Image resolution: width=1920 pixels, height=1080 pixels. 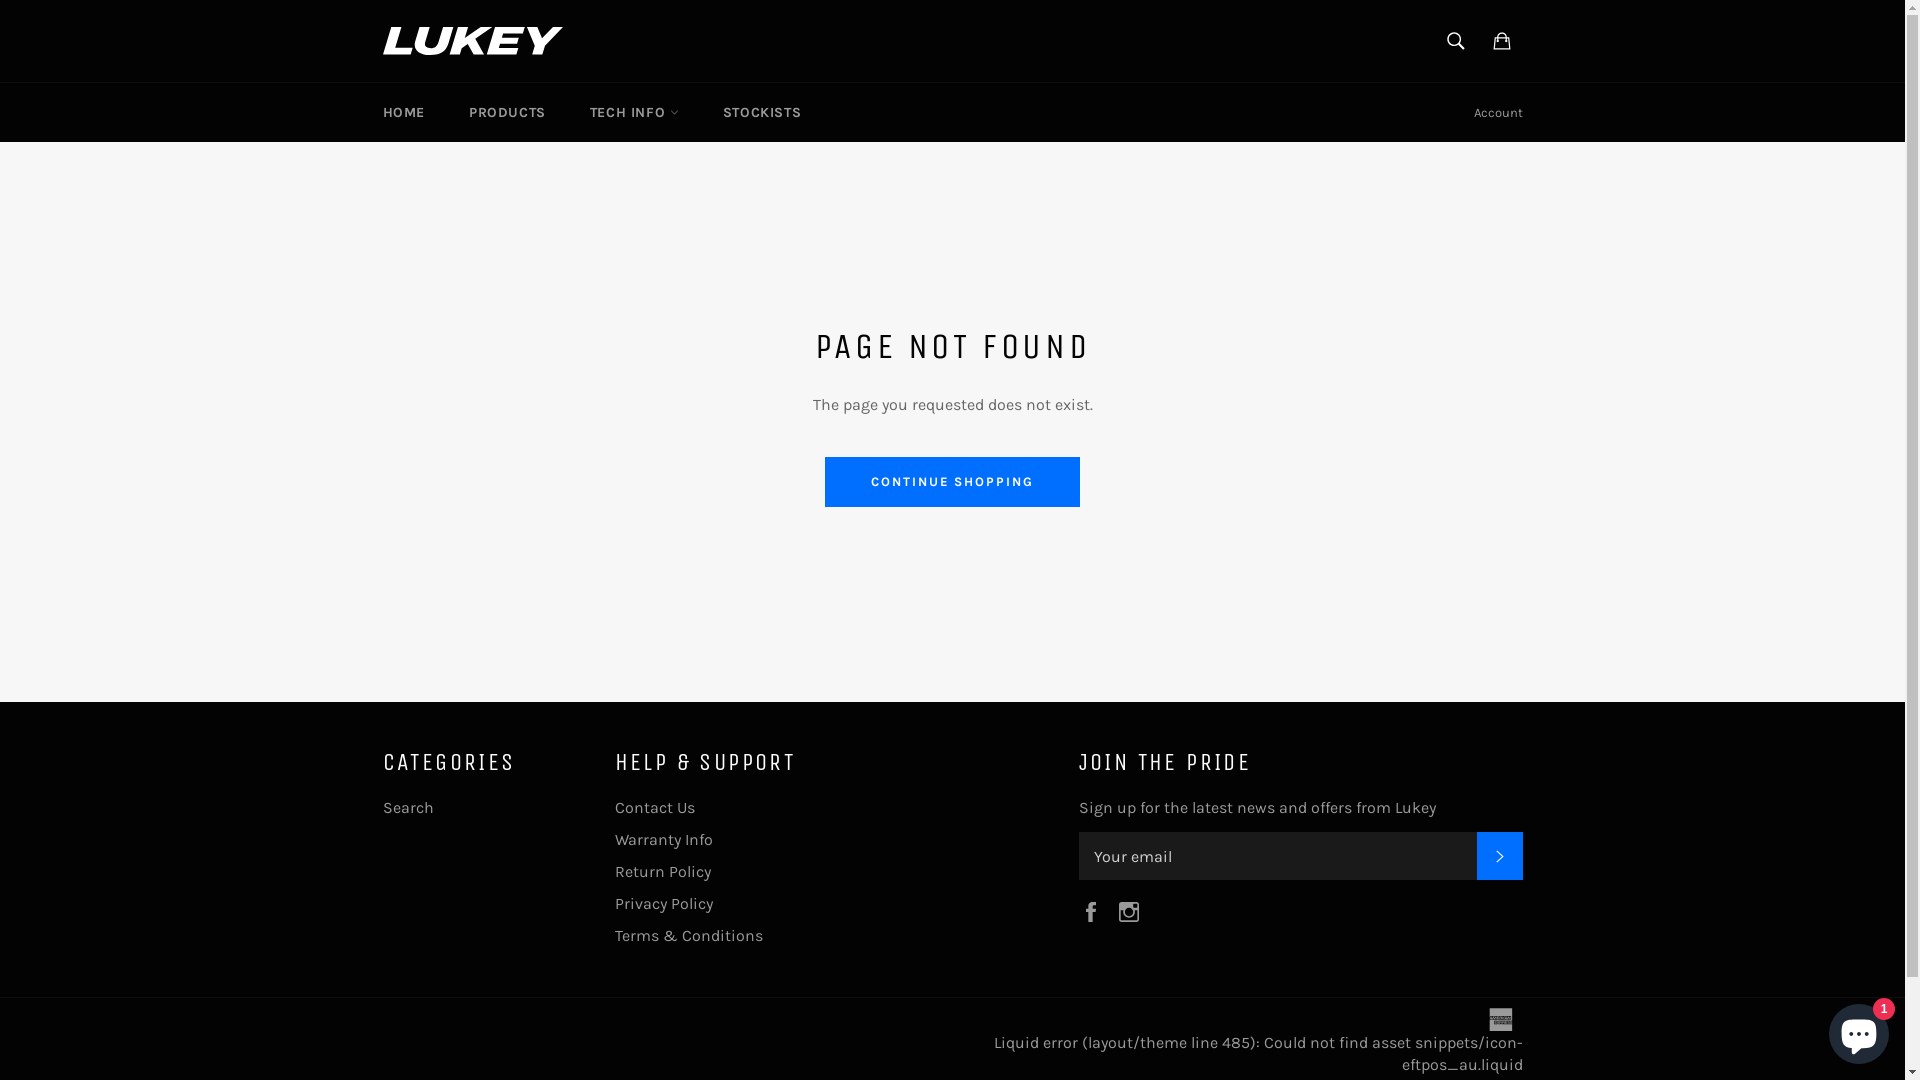 What do you see at coordinates (613, 839) in the screenshot?
I see `'Warranty Info'` at bounding box center [613, 839].